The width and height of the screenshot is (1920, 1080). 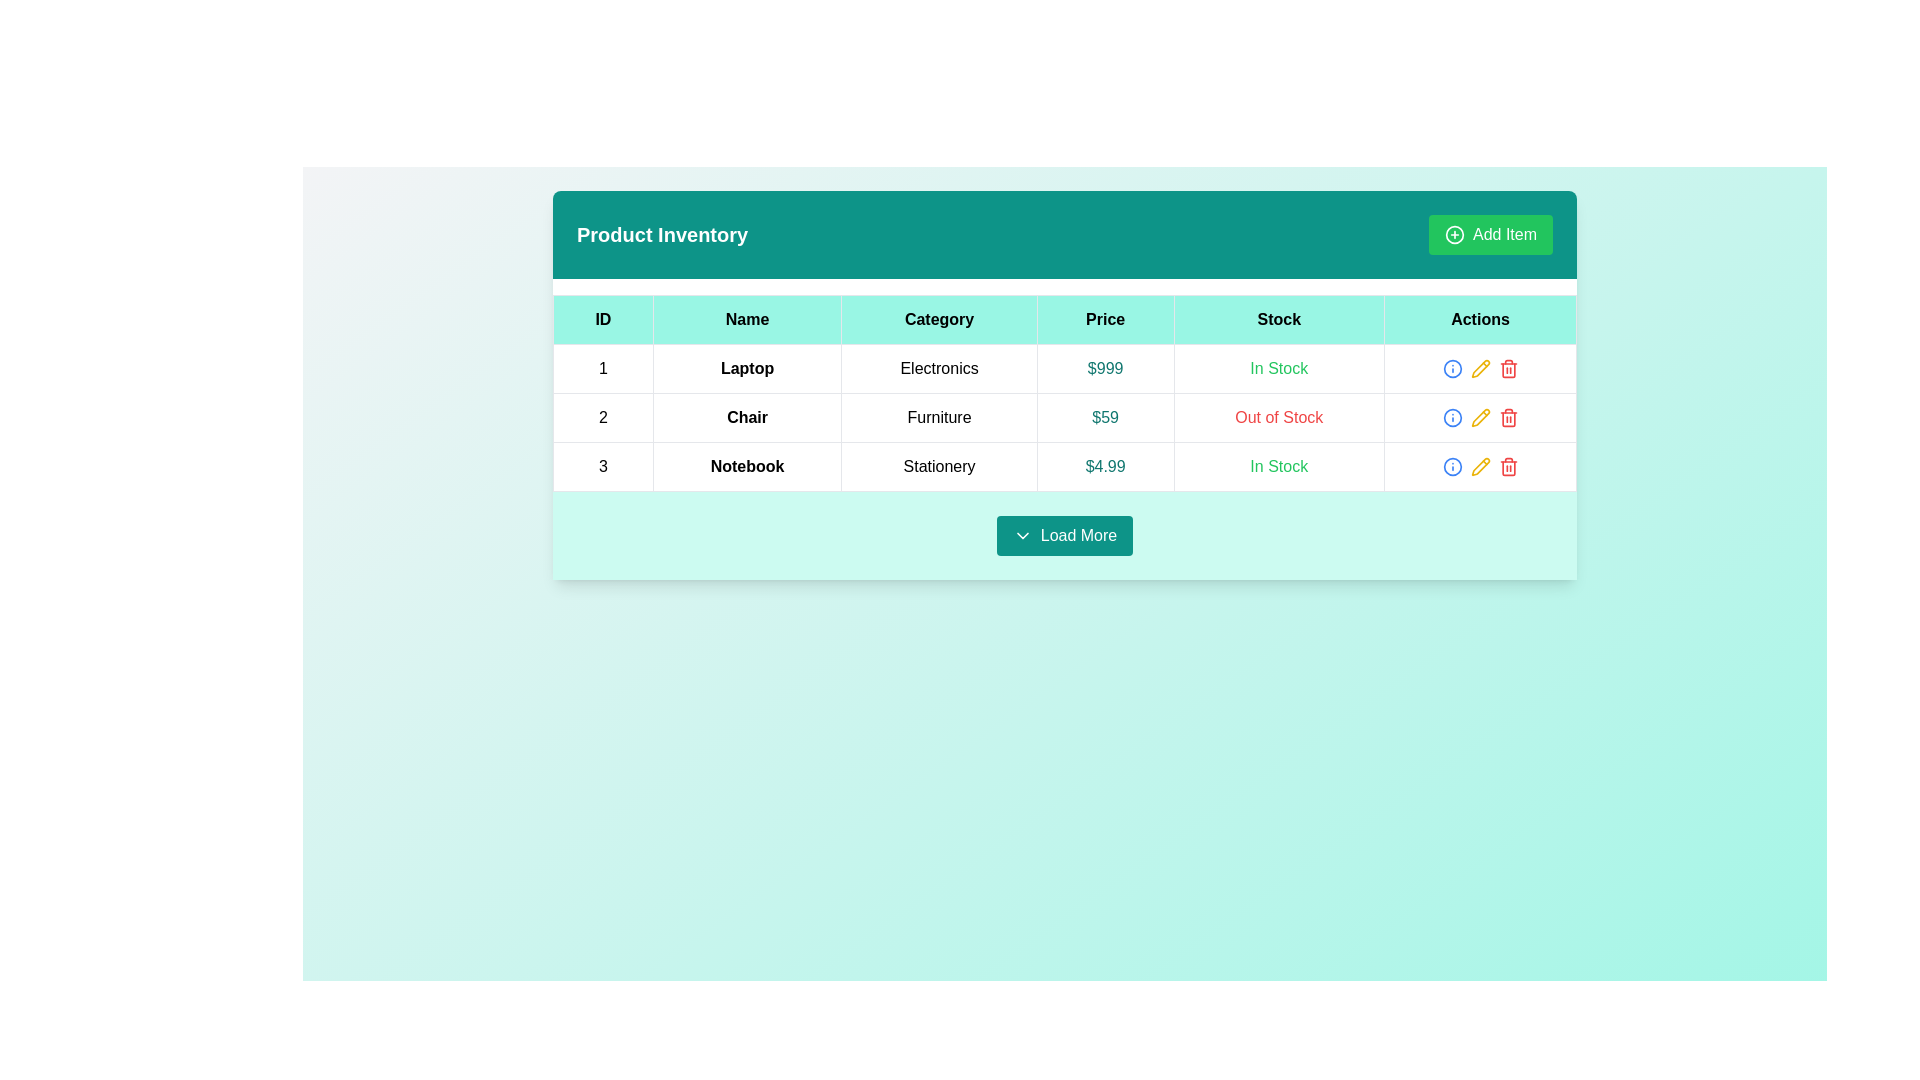 I want to click on the 'Name' column header cell in the table, which is the second header in the row, located near the top-middle of the table layout, so click(x=746, y=319).